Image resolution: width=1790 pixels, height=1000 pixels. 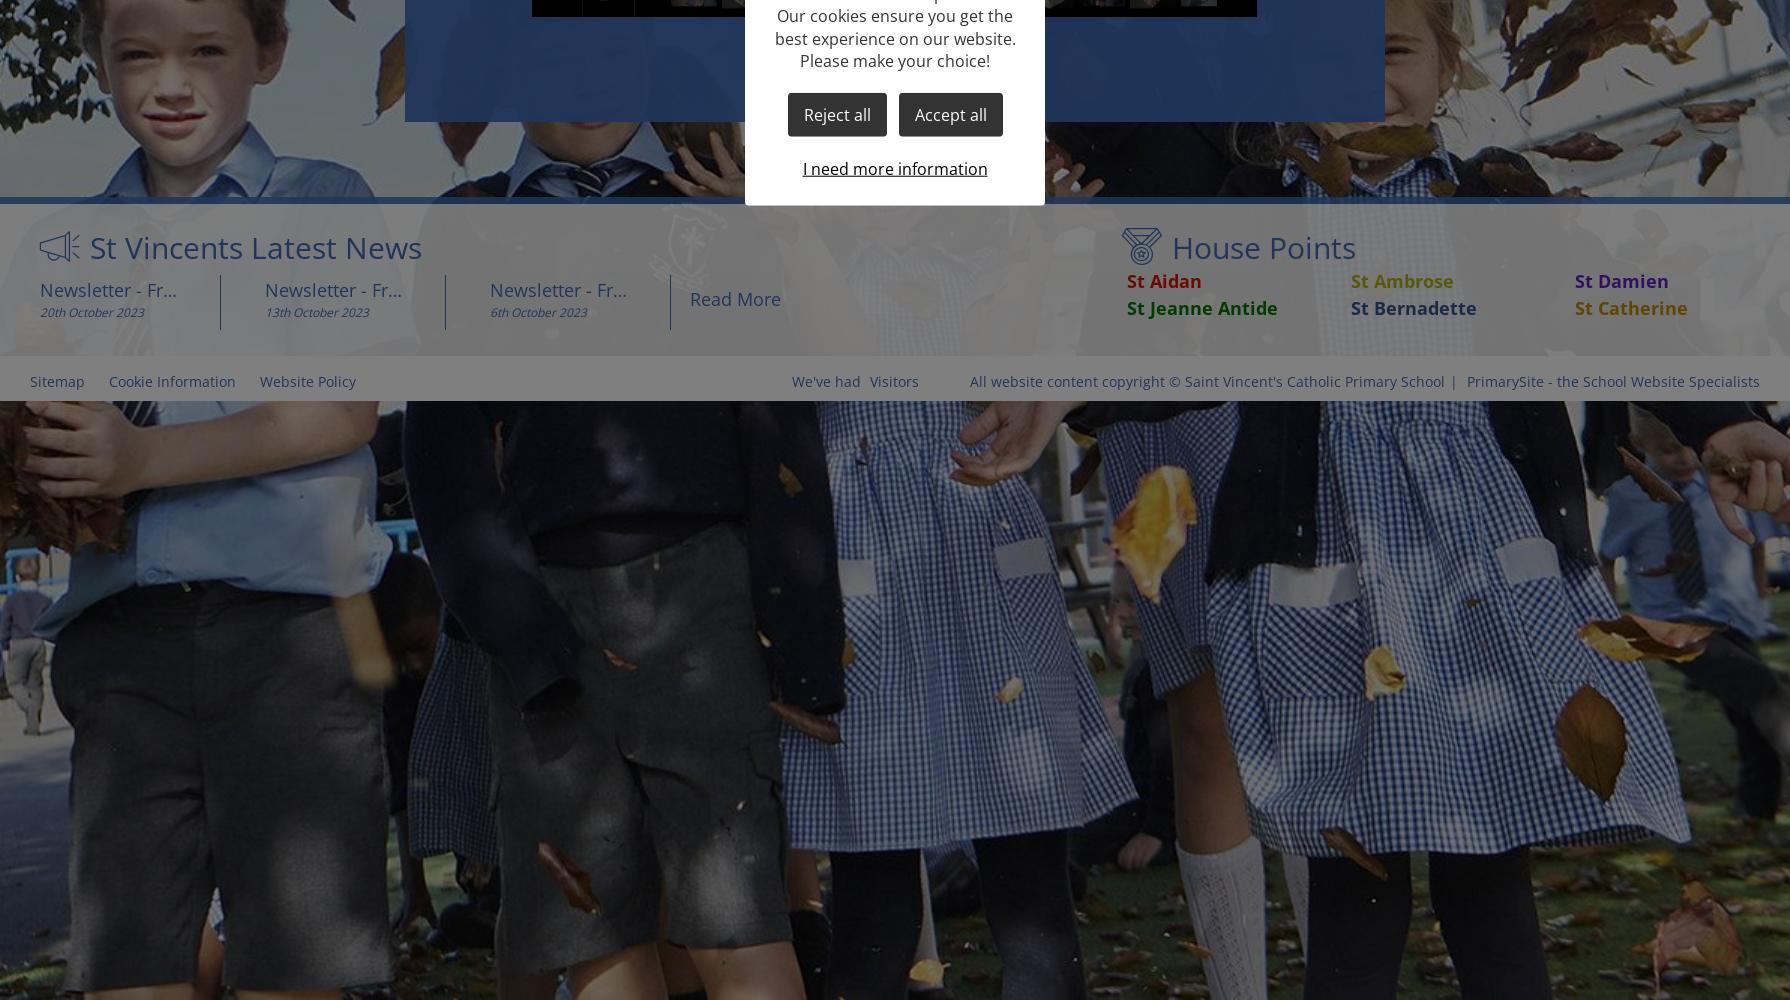 What do you see at coordinates (643, 289) in the screenshot?
I see `'Newsletter - Friday 6th October 2023'` at bounding box center [643, 289].